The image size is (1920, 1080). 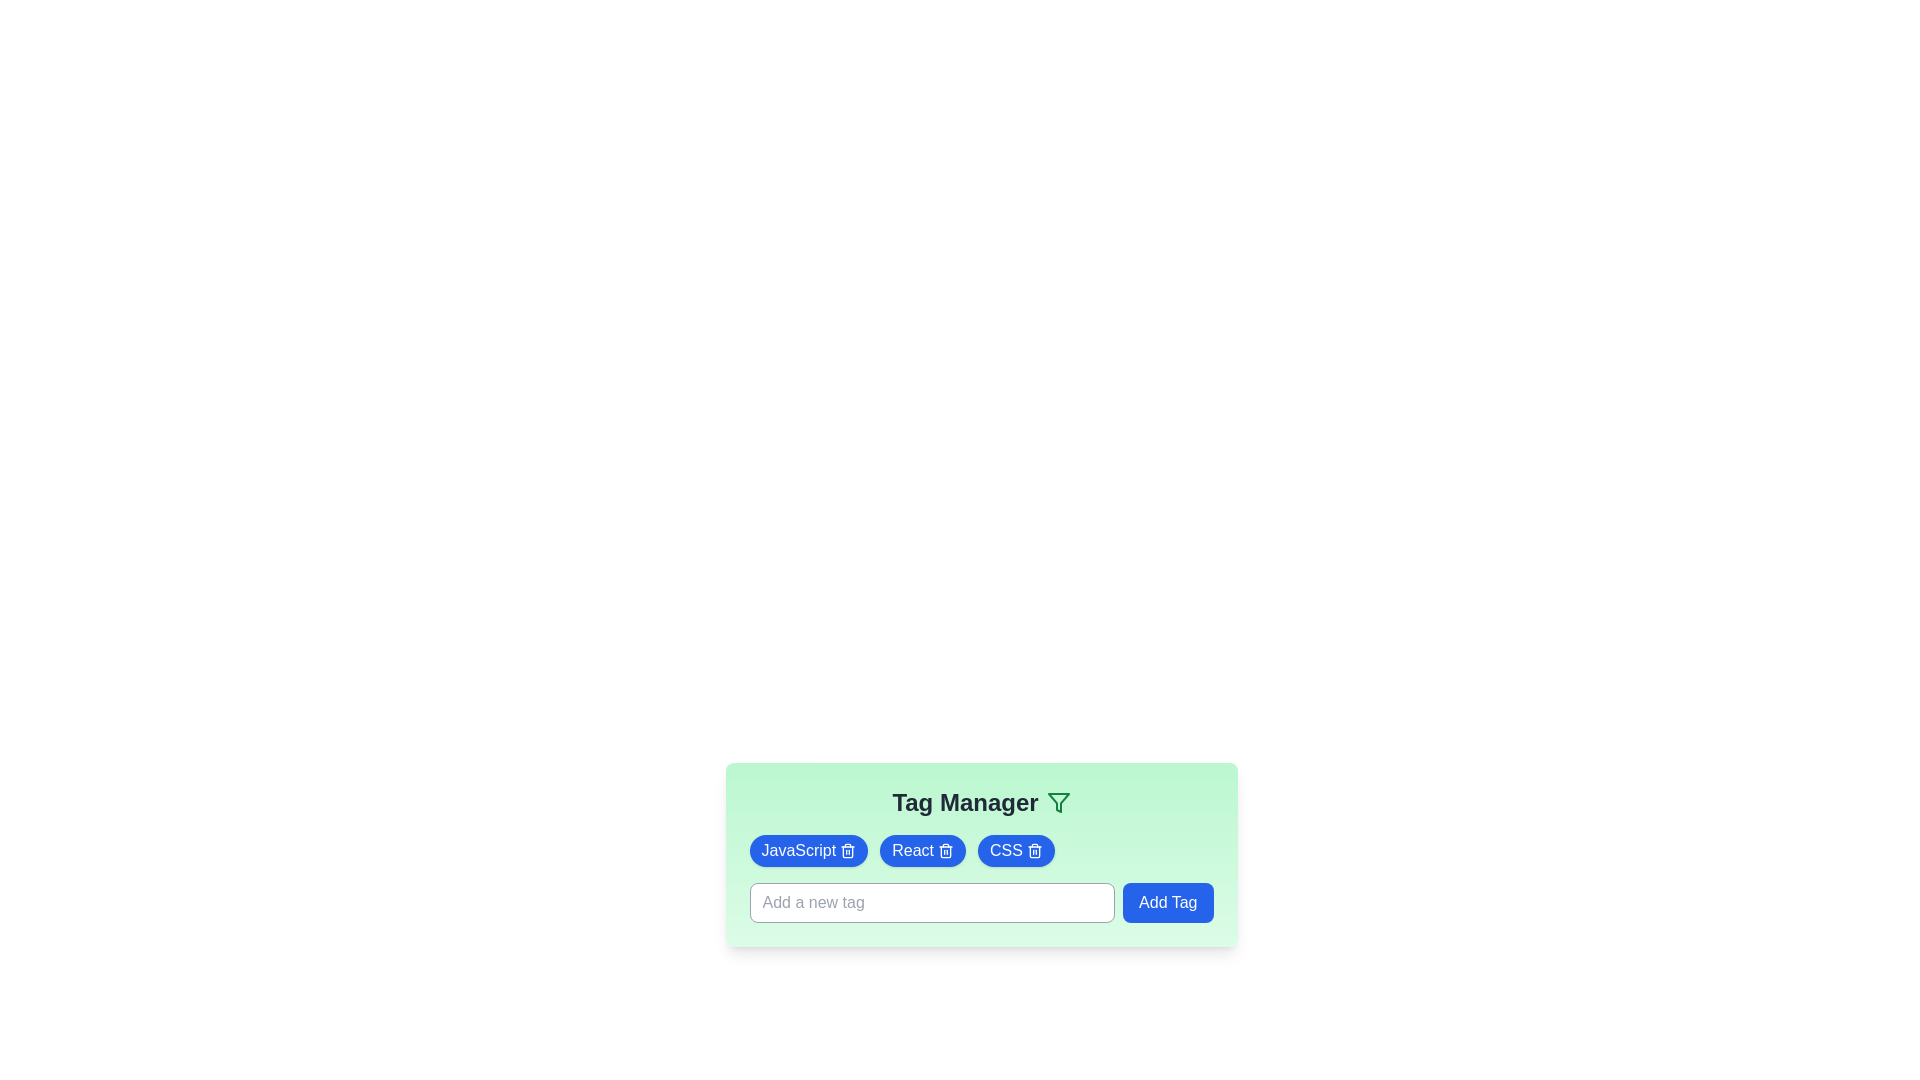 What do you see at coordinates (981, 855) in the screenshot?
I see `the delete icon associated with the 'CSS' tag button` at bounding box center [981, 855].